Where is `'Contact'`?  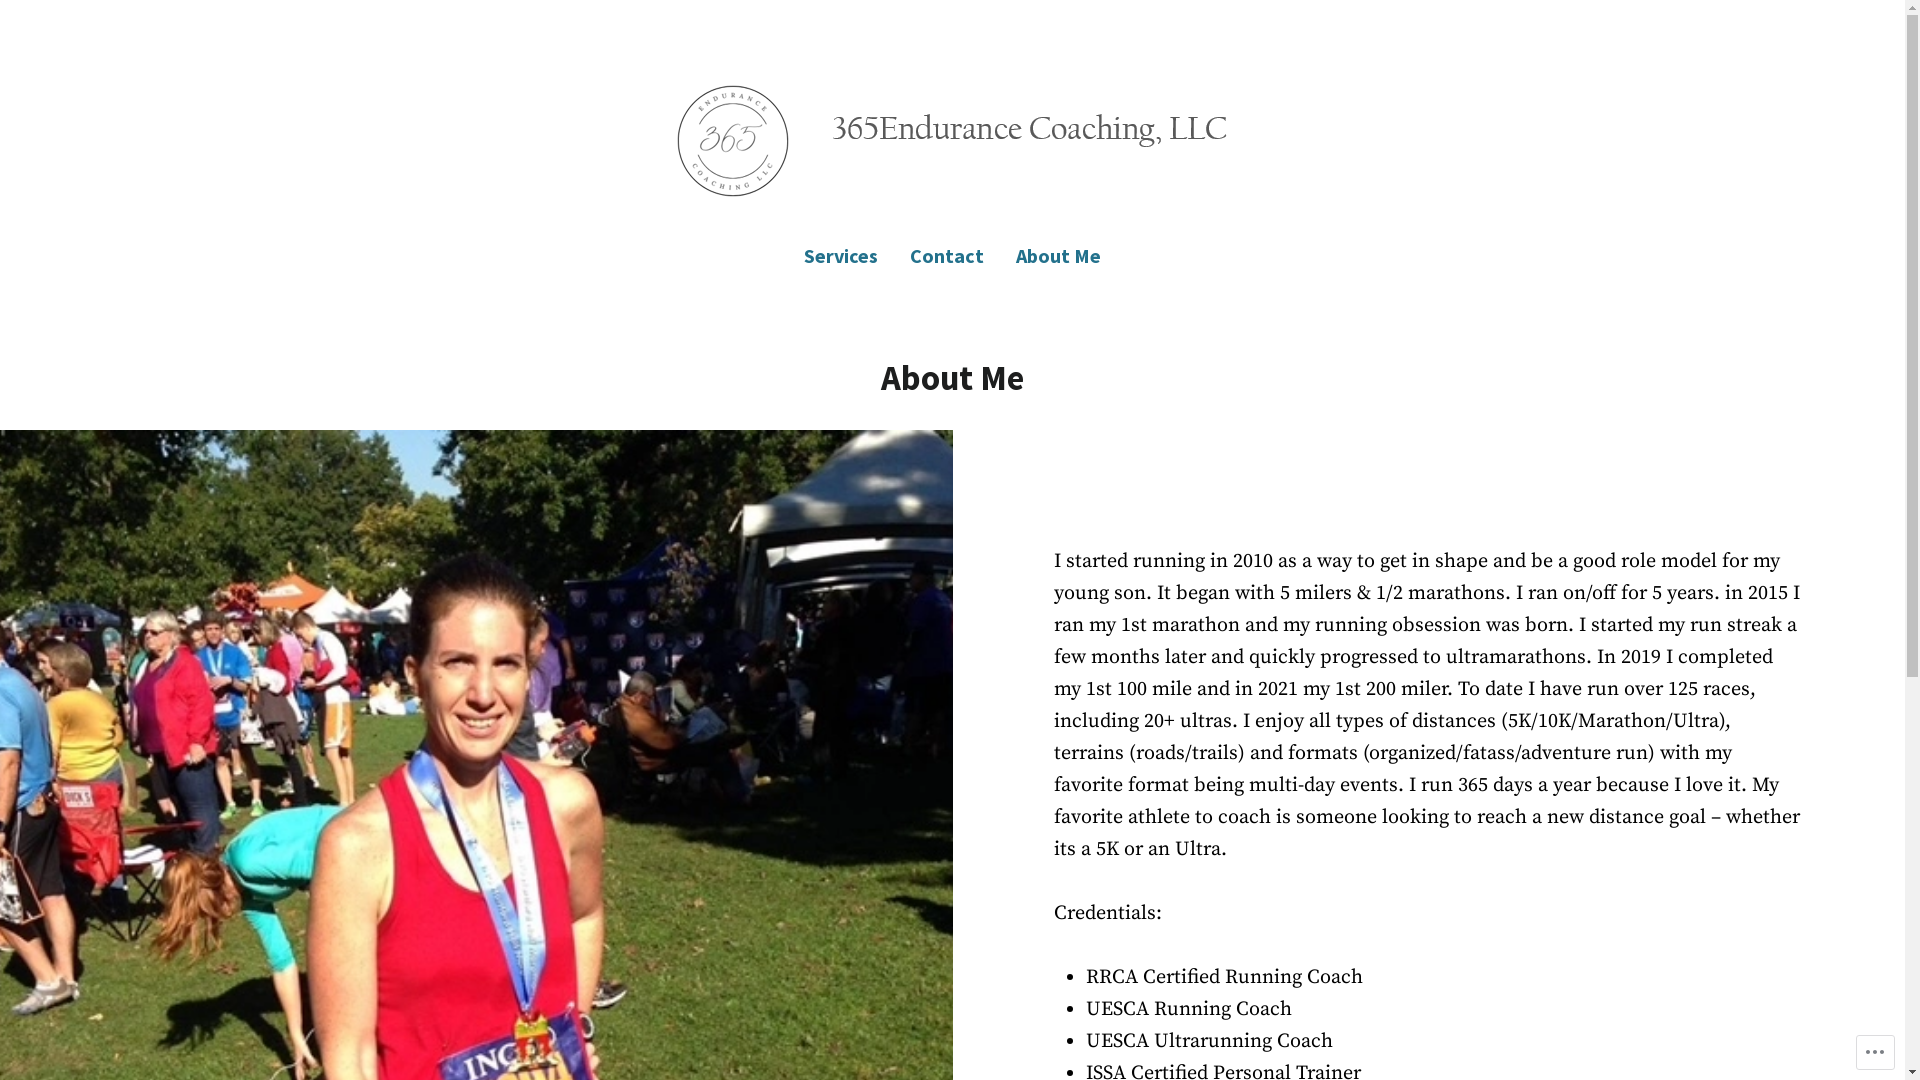
'Contact' is located at coordinates (892, 254).